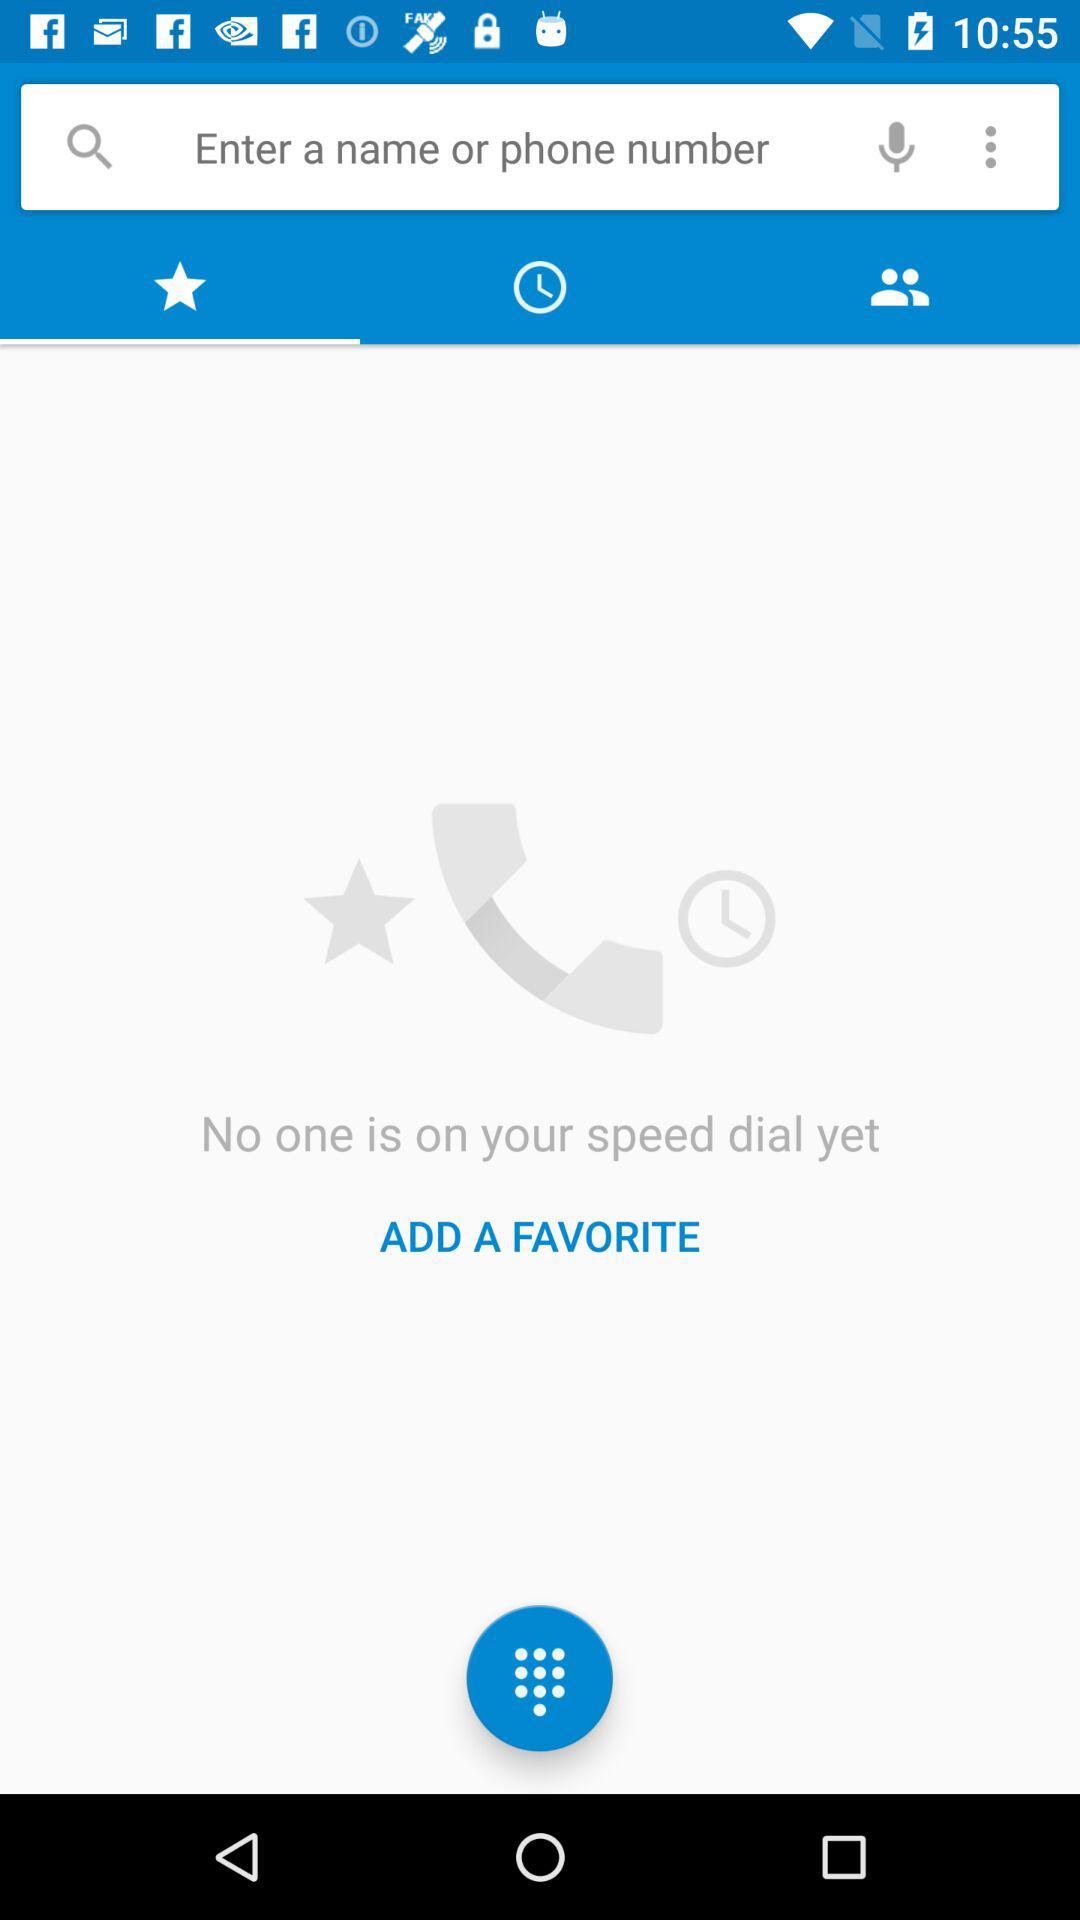 This screenshot has width=1080, height=1920. What do you see at coordinates (540, 1678) in the screenshot?
I see `the dialpad icon` at bounding box center [540, 1678].